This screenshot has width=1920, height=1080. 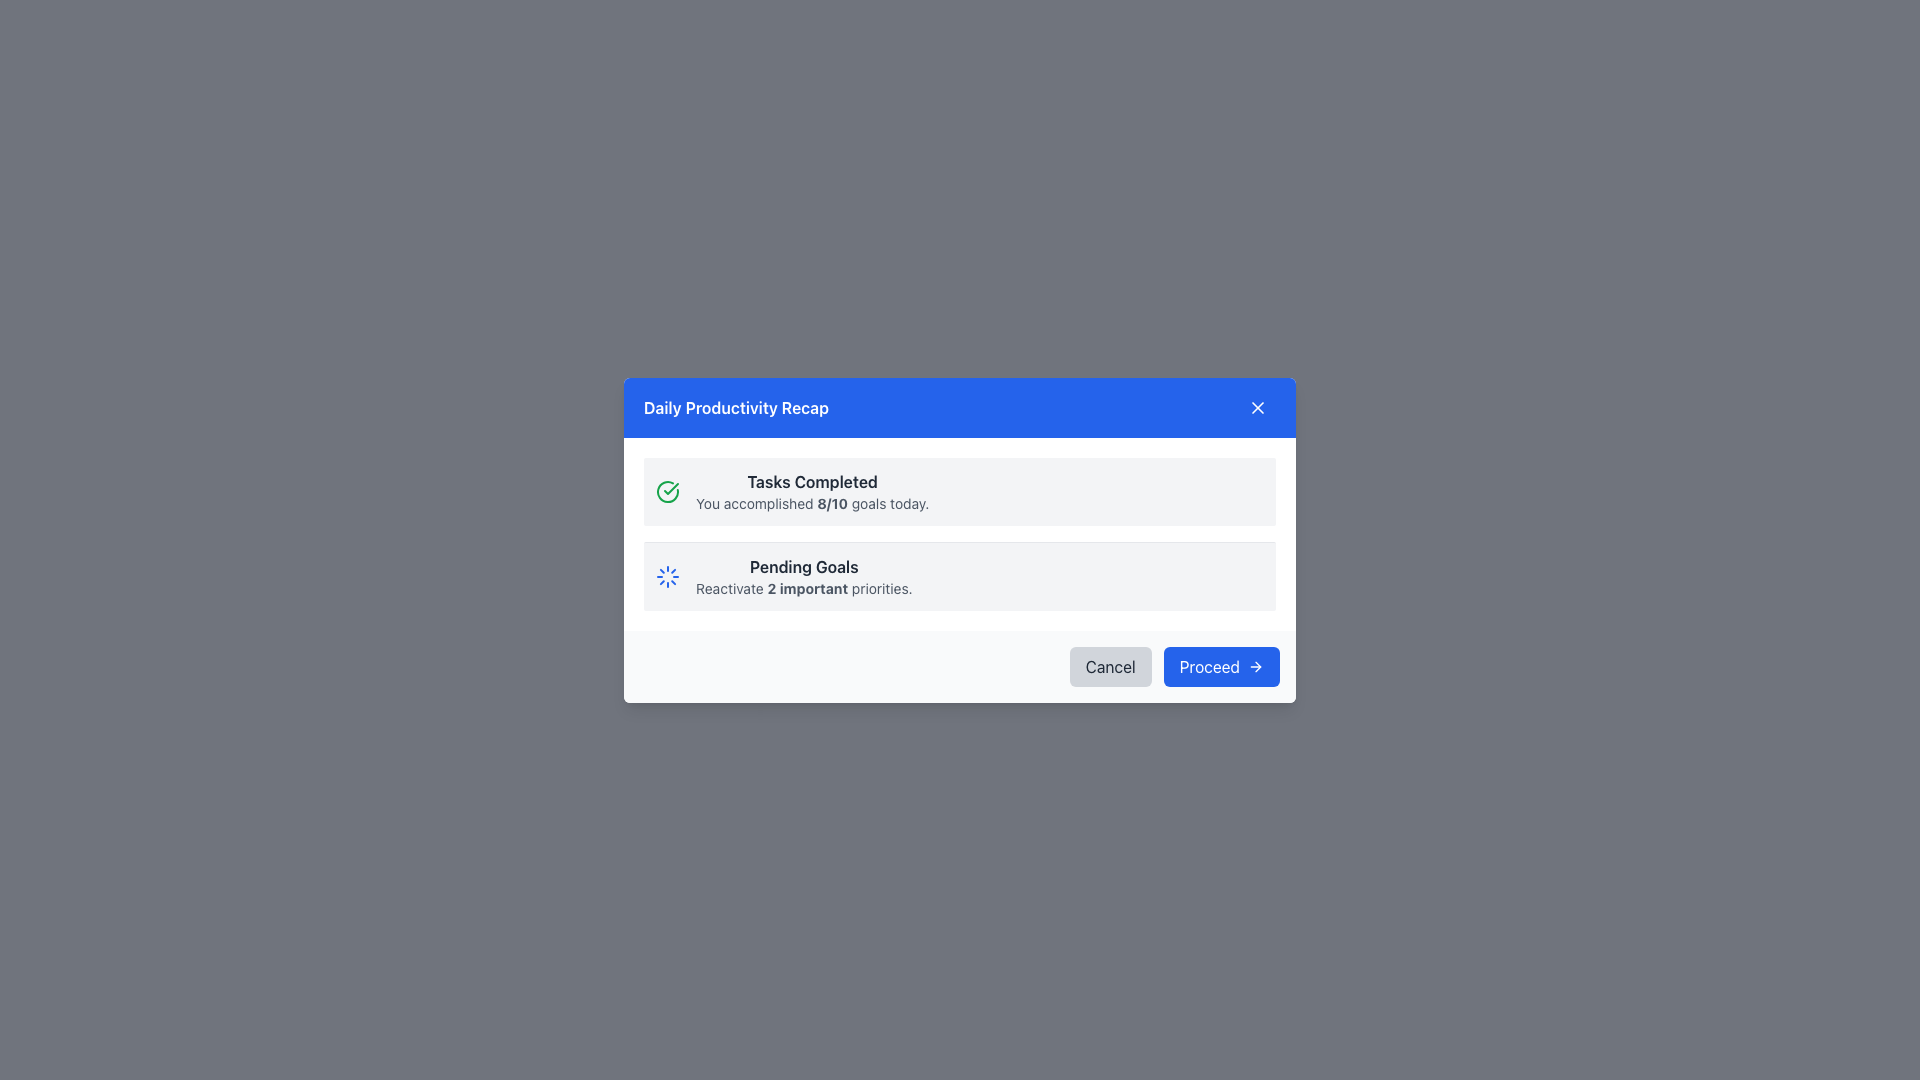 I want to click on the 'Cancel' button, which is a rectangular button with rounded corners, light gray background, and black text, located at the bottom-right section of the modal interface, so click(x=1109, y=666).